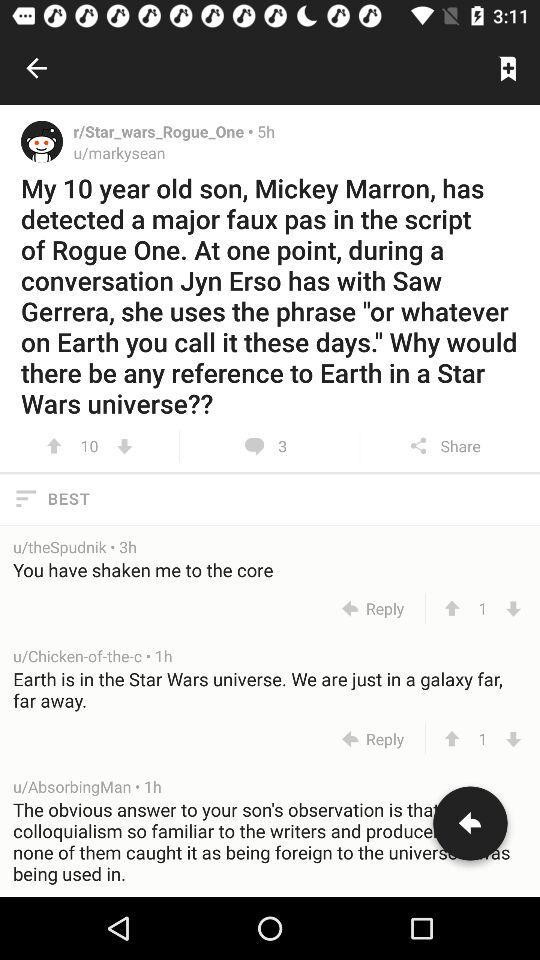 The width and height of the screenshot is (540, 960). What do you see at coordinates (513, 607) in the screenshot?
I see `vote down button` at bounding box center [513, 607].